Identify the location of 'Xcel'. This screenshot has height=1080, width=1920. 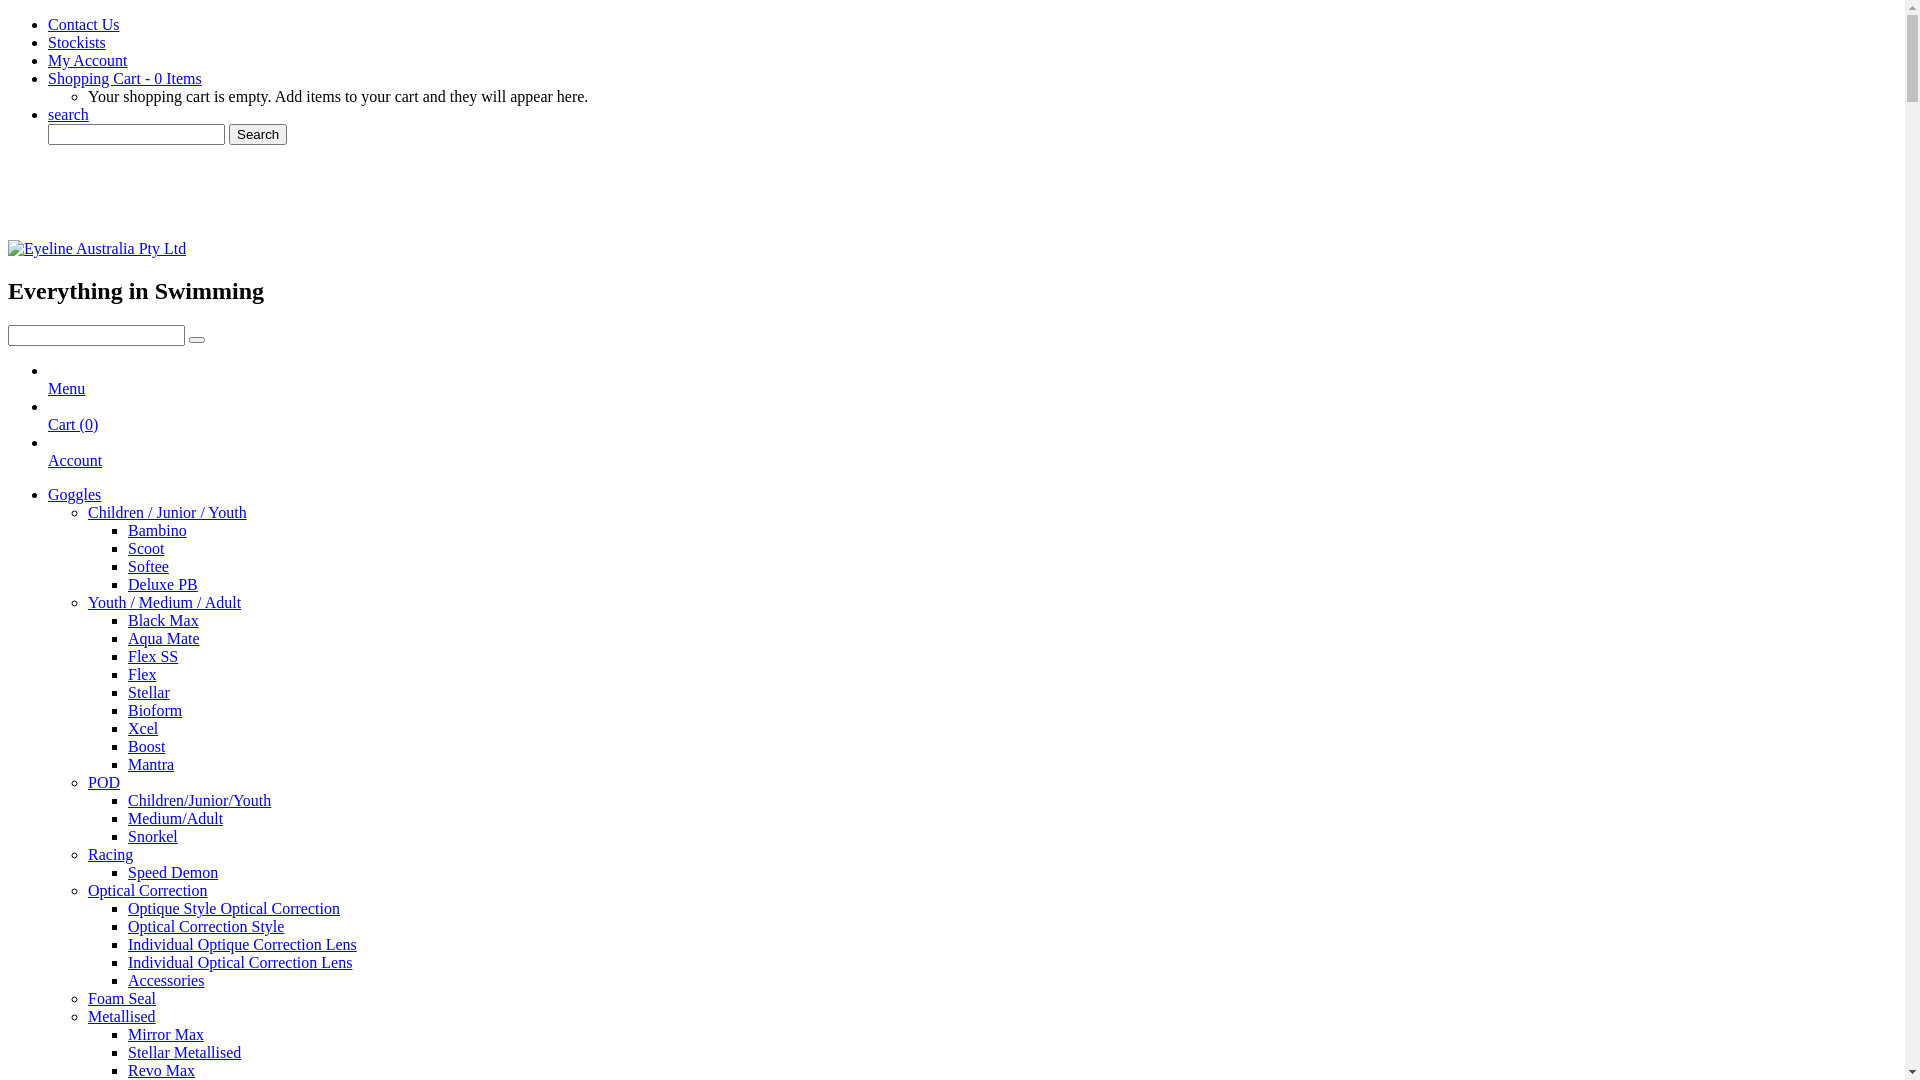
(142, 728).